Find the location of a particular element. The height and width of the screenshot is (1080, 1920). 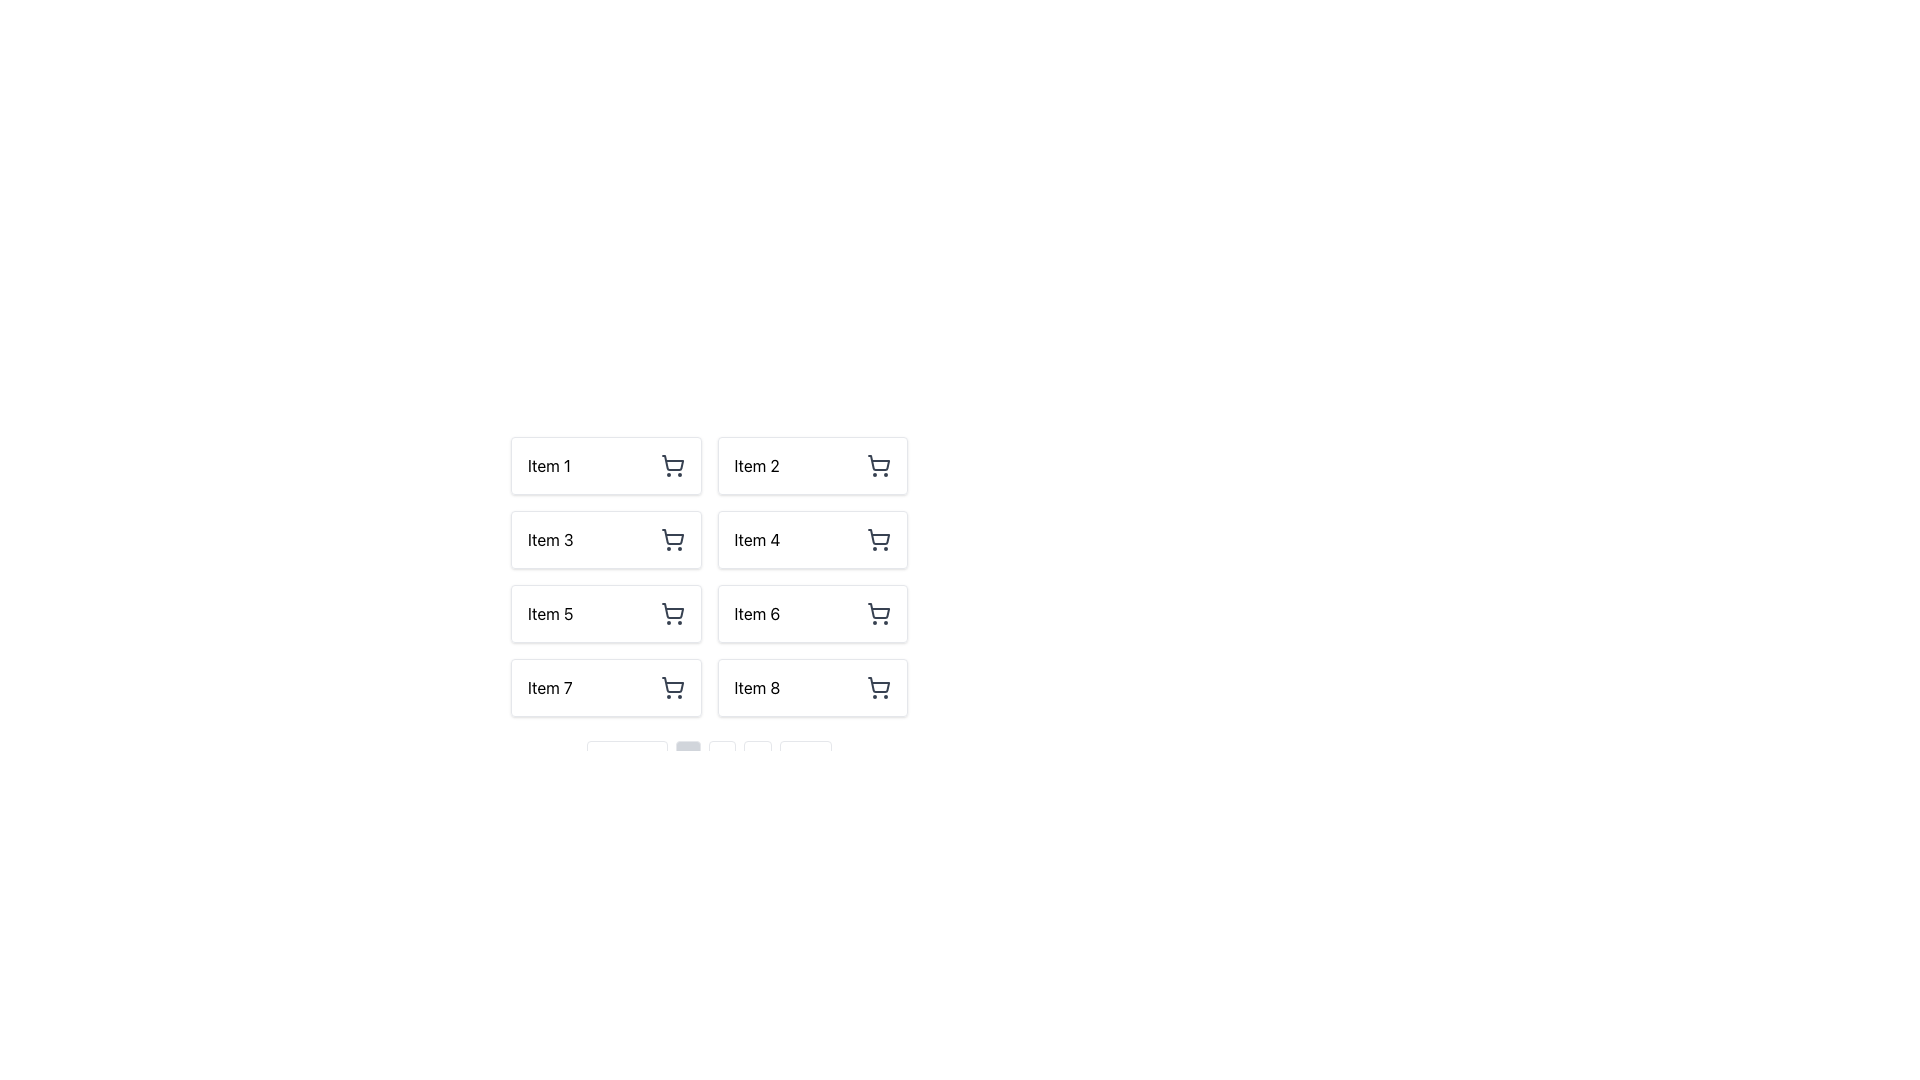

the page number in the Pagination control located directly beneath the grid of items labeled 'Item 1' to 'Item 8' is located at coordinates (709, 762).